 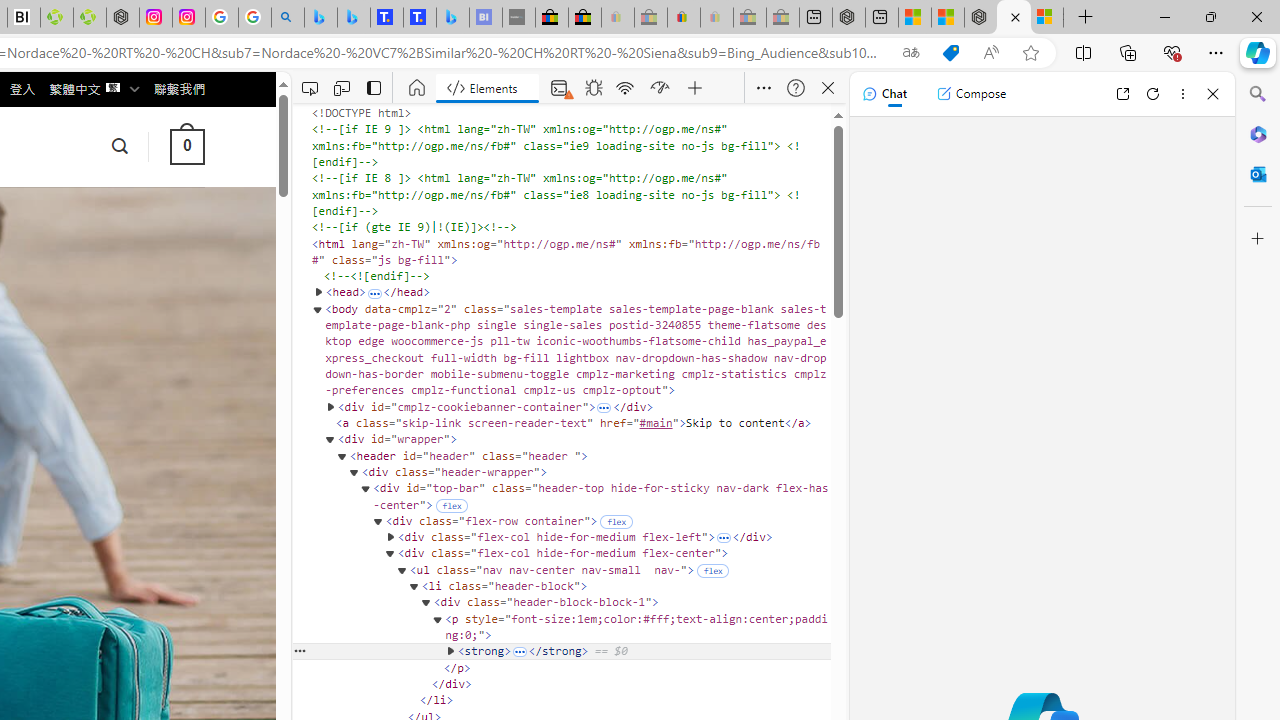 What do you see at coordinates (341, 87) in the screenshot?
I see `'Toggle device emulation'` at bounding box center [341, 87].